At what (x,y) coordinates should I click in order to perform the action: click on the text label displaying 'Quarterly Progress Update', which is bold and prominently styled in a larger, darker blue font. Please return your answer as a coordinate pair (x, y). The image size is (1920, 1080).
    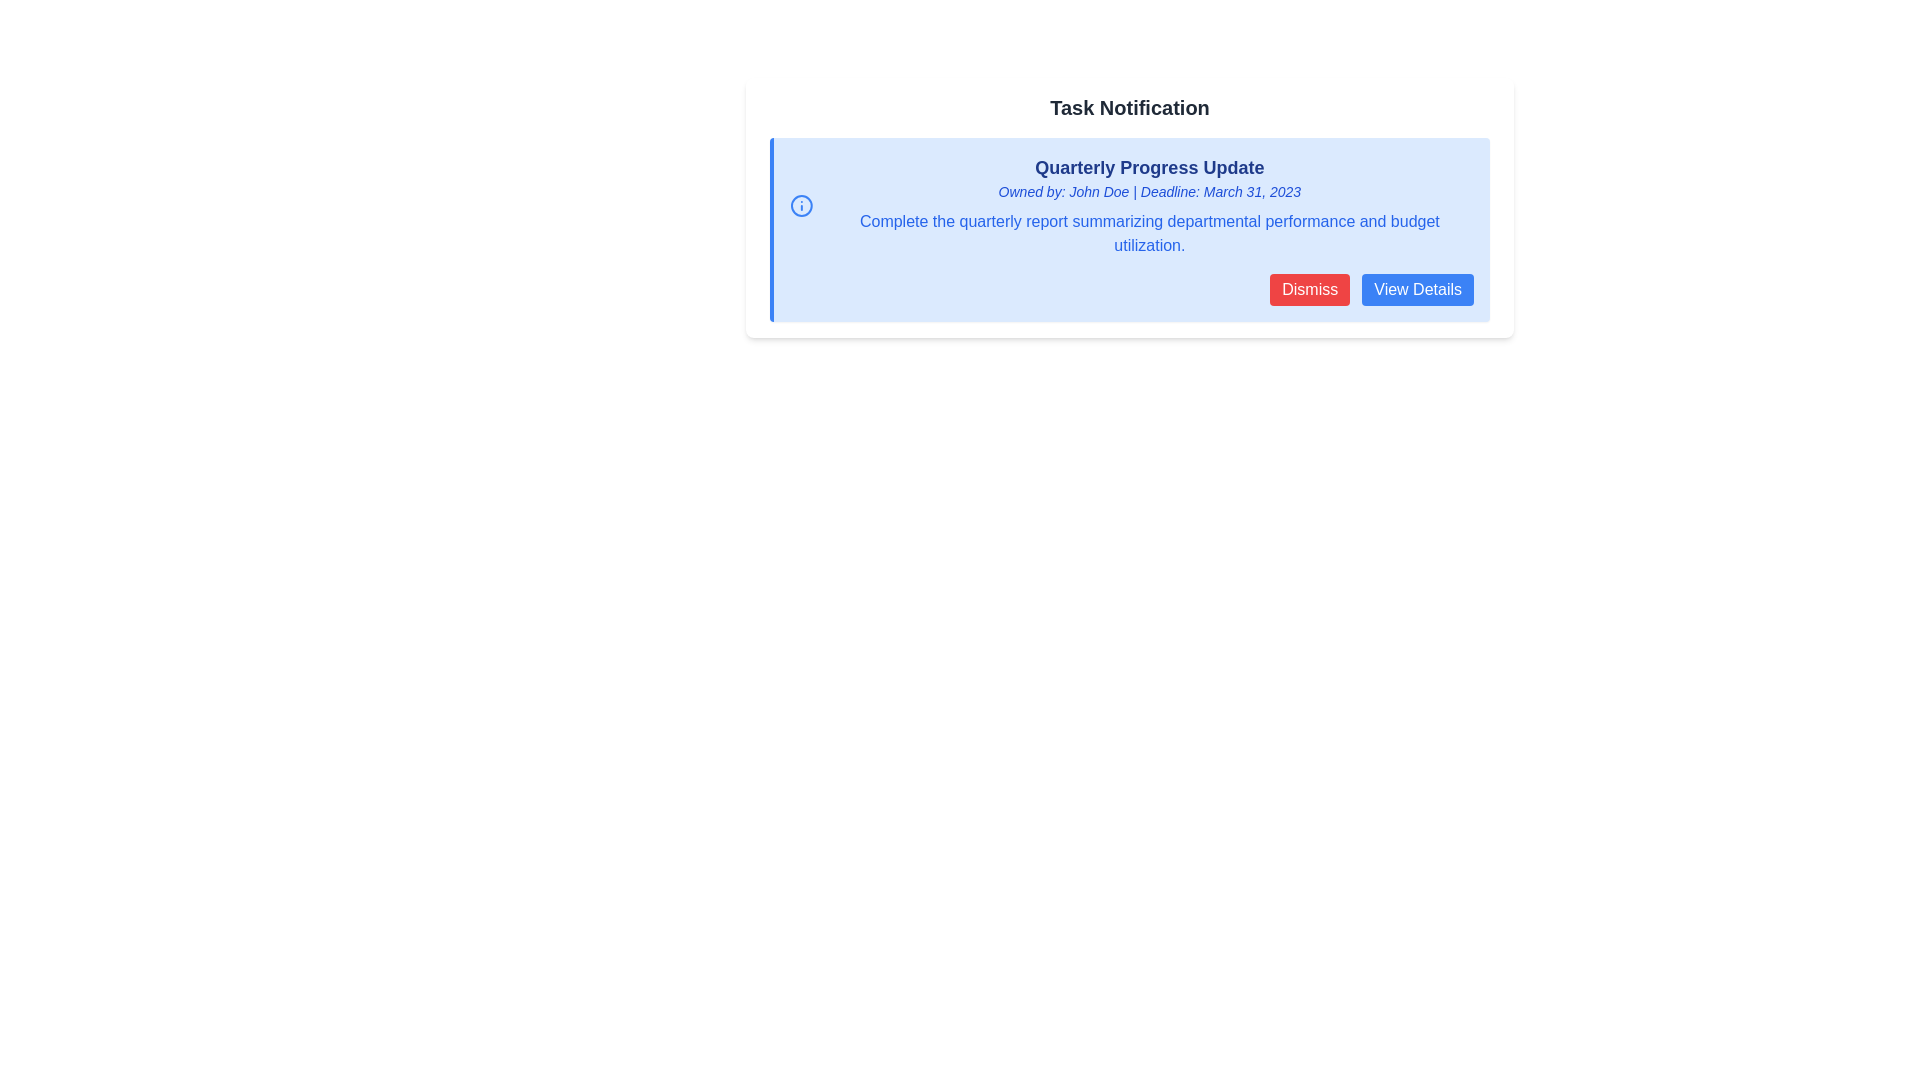
    Looking at the image, I should click on (1149, 167).